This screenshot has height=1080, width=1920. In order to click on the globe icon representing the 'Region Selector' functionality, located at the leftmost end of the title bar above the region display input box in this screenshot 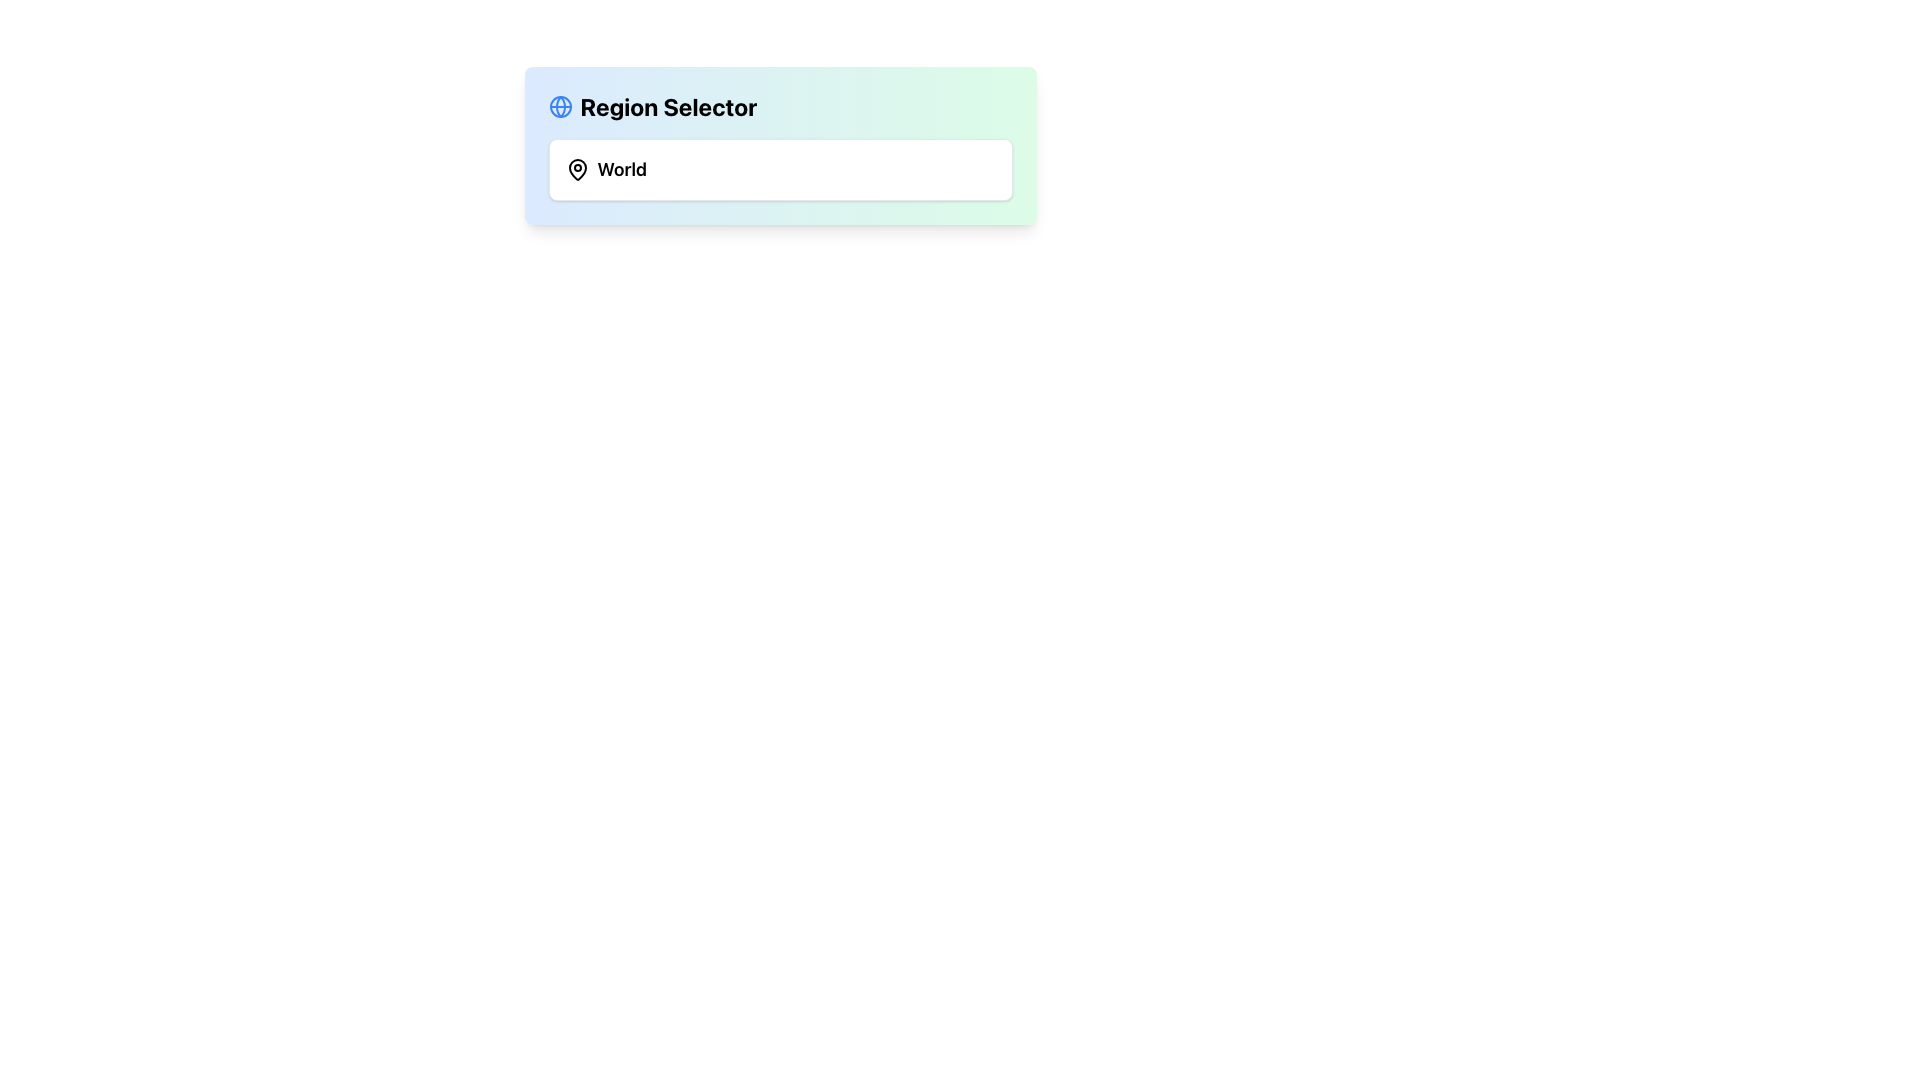, I will do `click(560, 107)`.